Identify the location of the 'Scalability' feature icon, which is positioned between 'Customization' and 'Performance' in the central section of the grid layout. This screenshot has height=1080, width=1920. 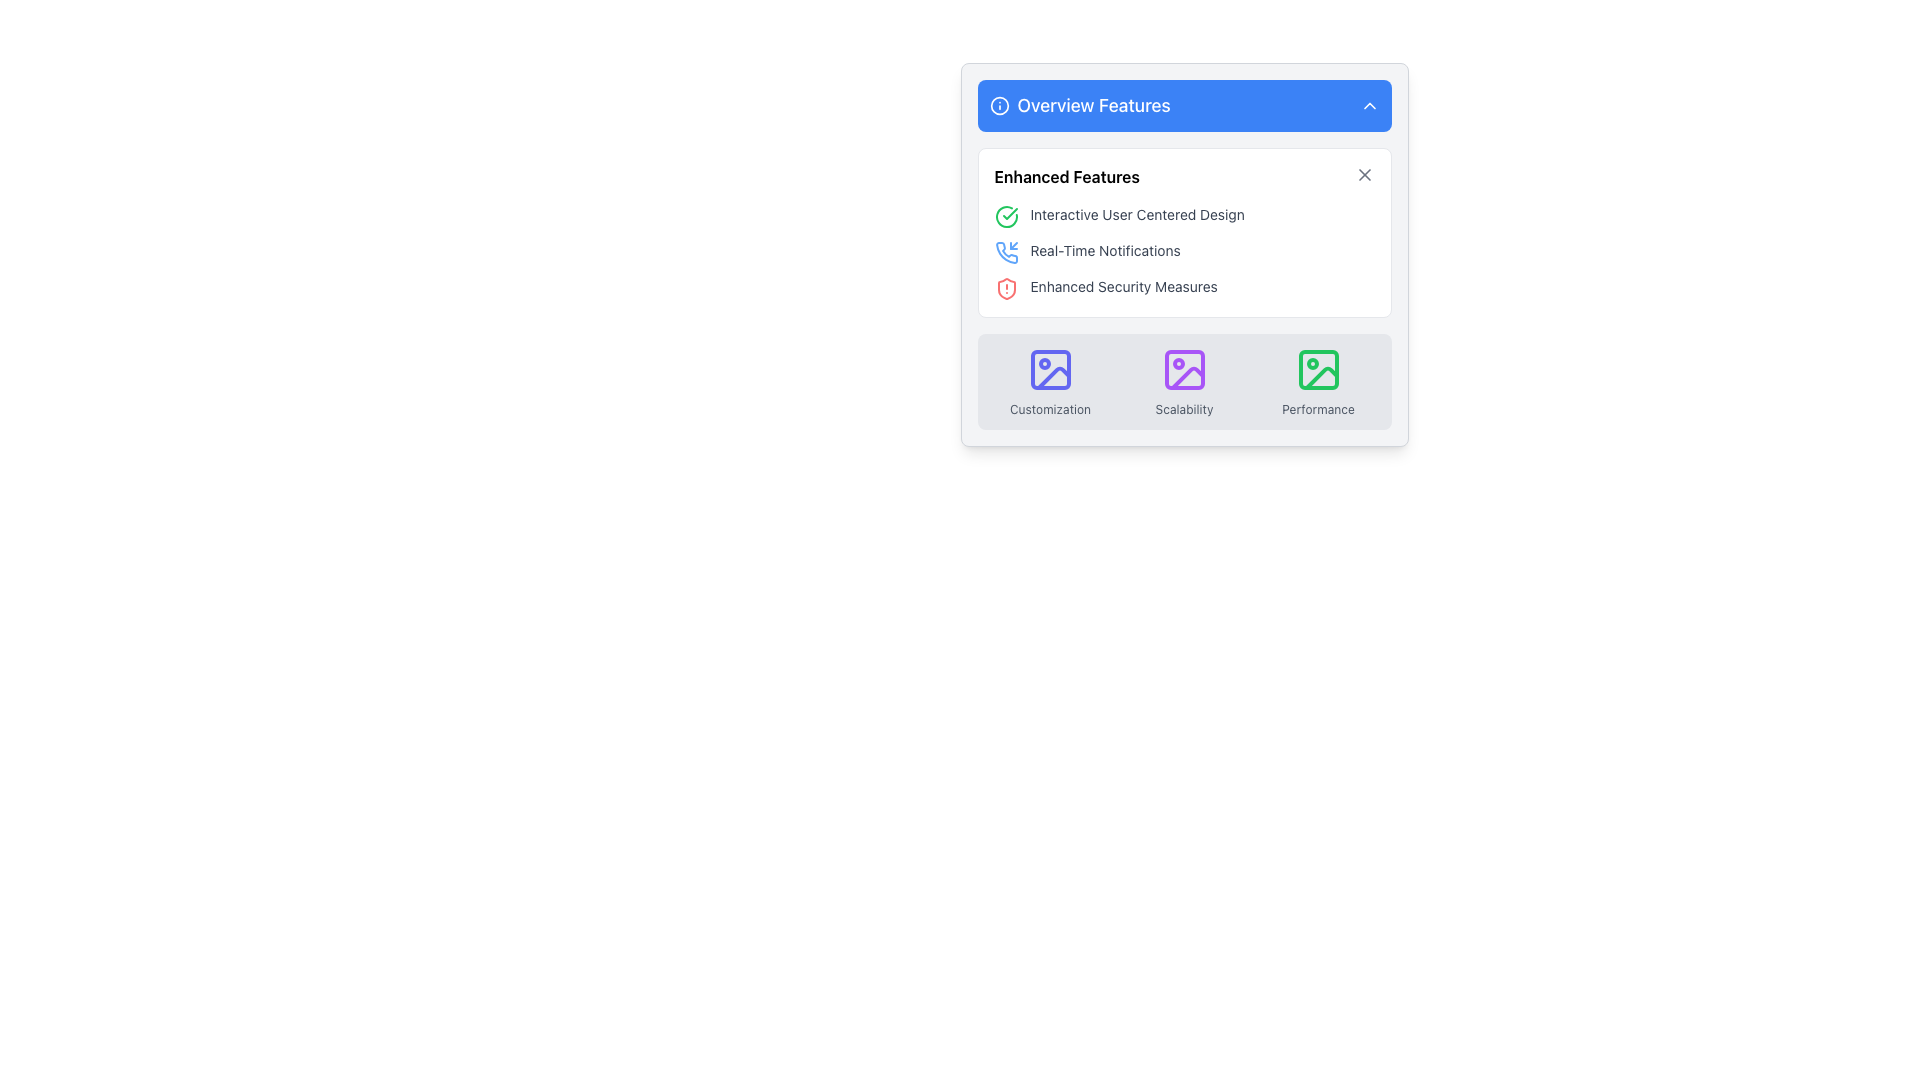
(1184, 381).